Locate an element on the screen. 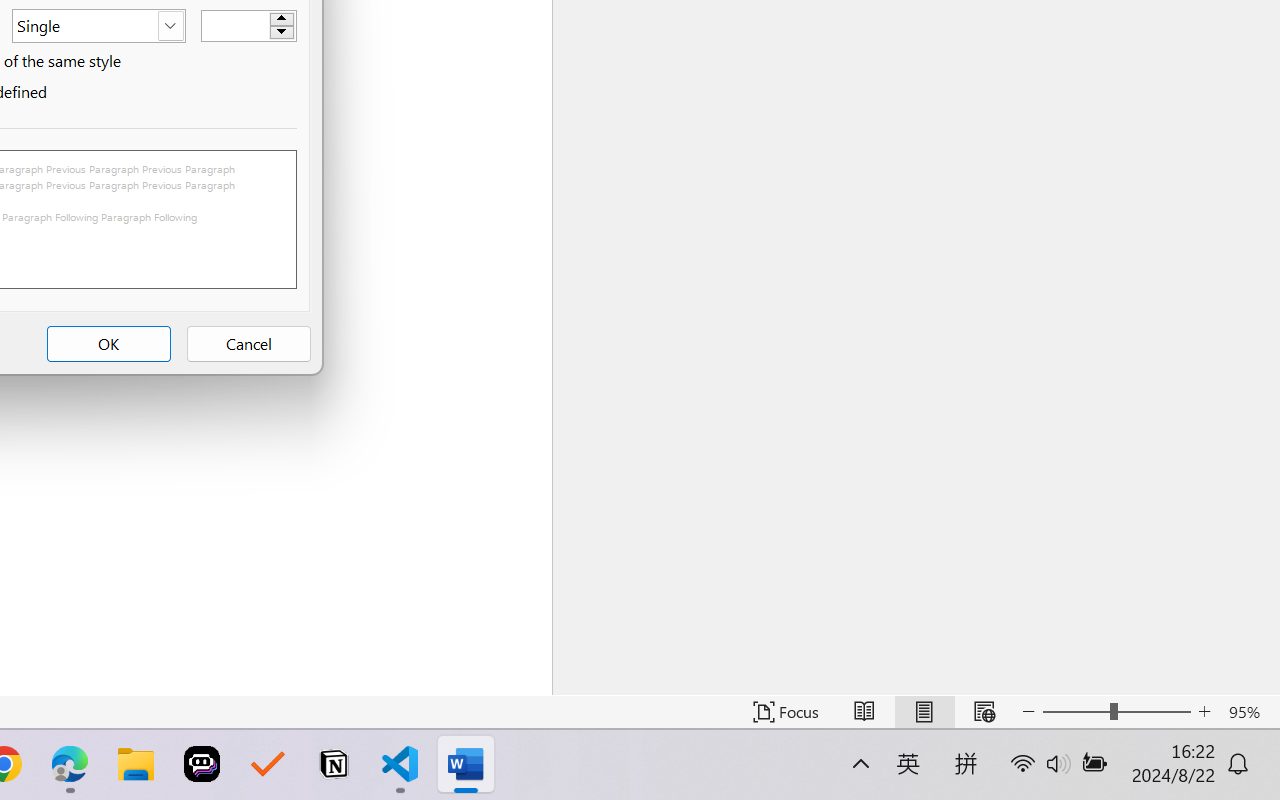  'At:' is located at coordinates (247, 25).